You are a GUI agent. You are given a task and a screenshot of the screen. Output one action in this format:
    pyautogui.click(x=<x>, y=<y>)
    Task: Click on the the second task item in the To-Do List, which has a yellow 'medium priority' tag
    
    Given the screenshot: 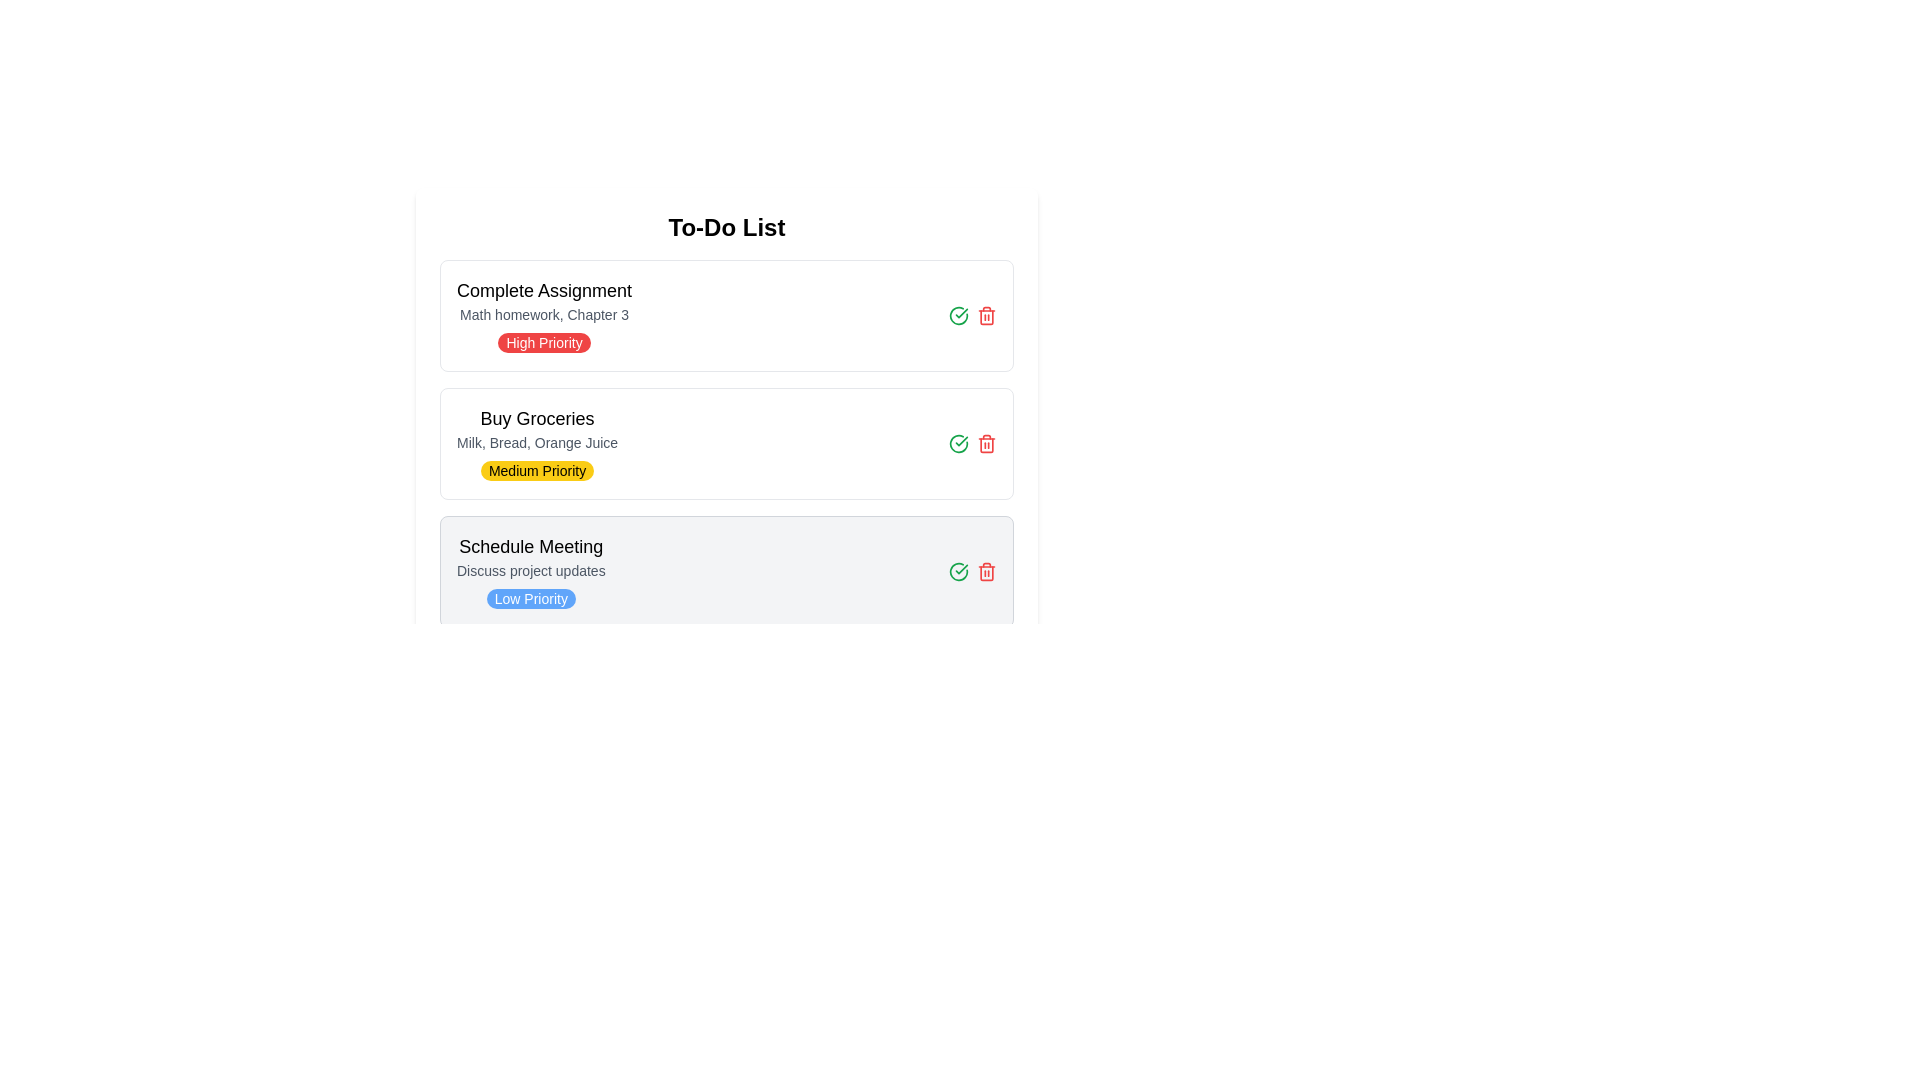 What is the action you would take?
    pyautogui.click(x=725, y=442)
    